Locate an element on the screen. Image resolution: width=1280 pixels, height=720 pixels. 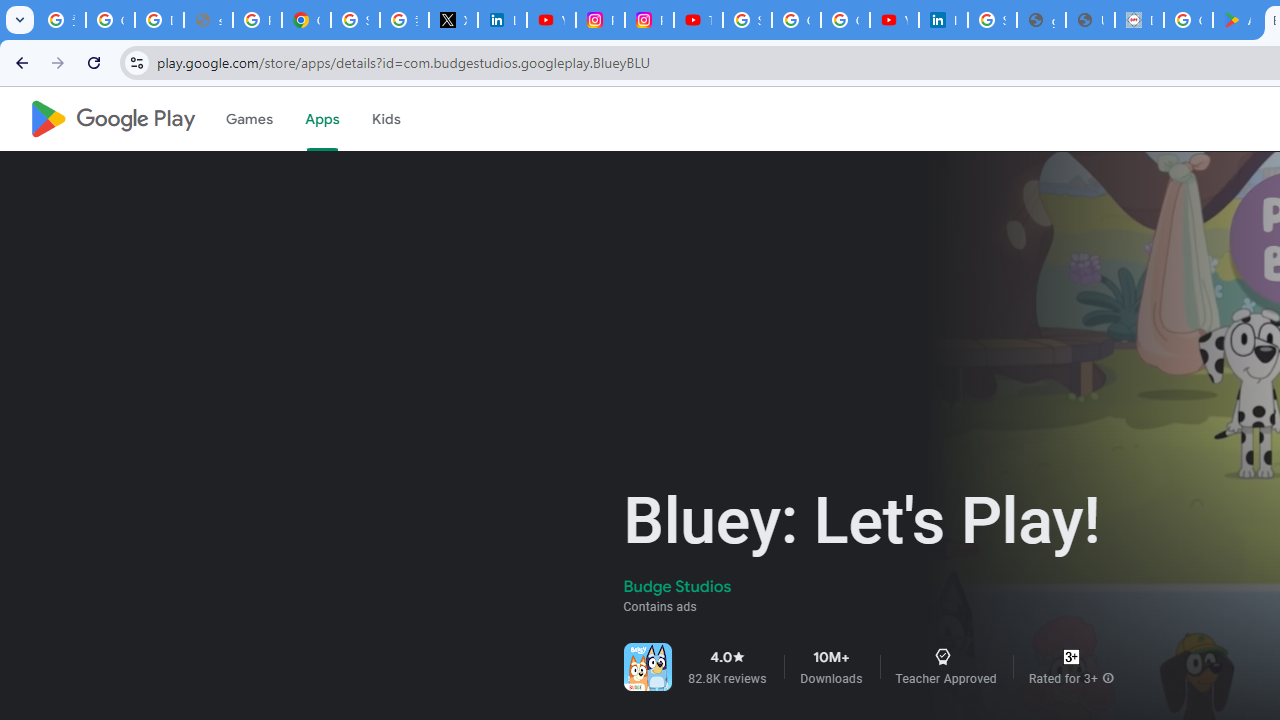
'Sign in - Google Accounts' is located at coordinates (355, 20).